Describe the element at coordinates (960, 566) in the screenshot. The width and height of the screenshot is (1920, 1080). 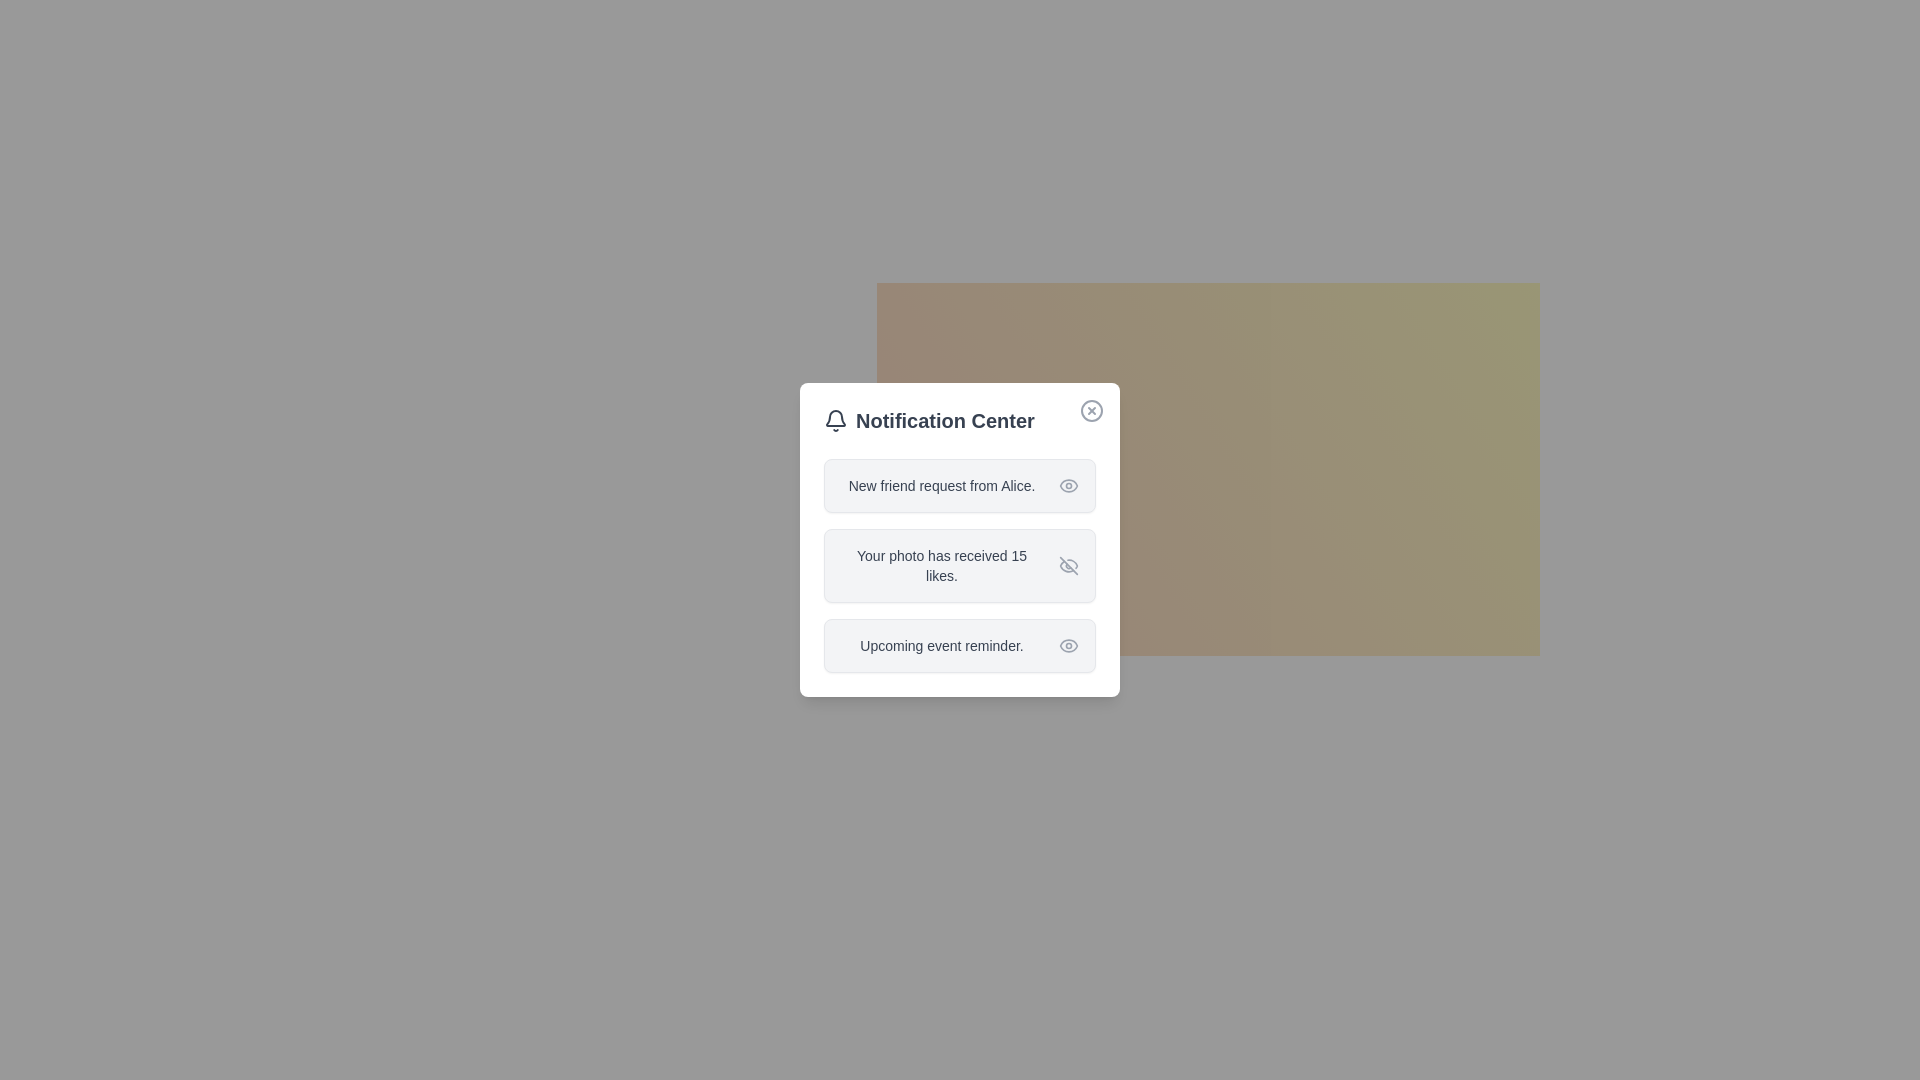
I see `the notification text in the second notification card that reads 'Your photo has received 15 likes.'` at that location.